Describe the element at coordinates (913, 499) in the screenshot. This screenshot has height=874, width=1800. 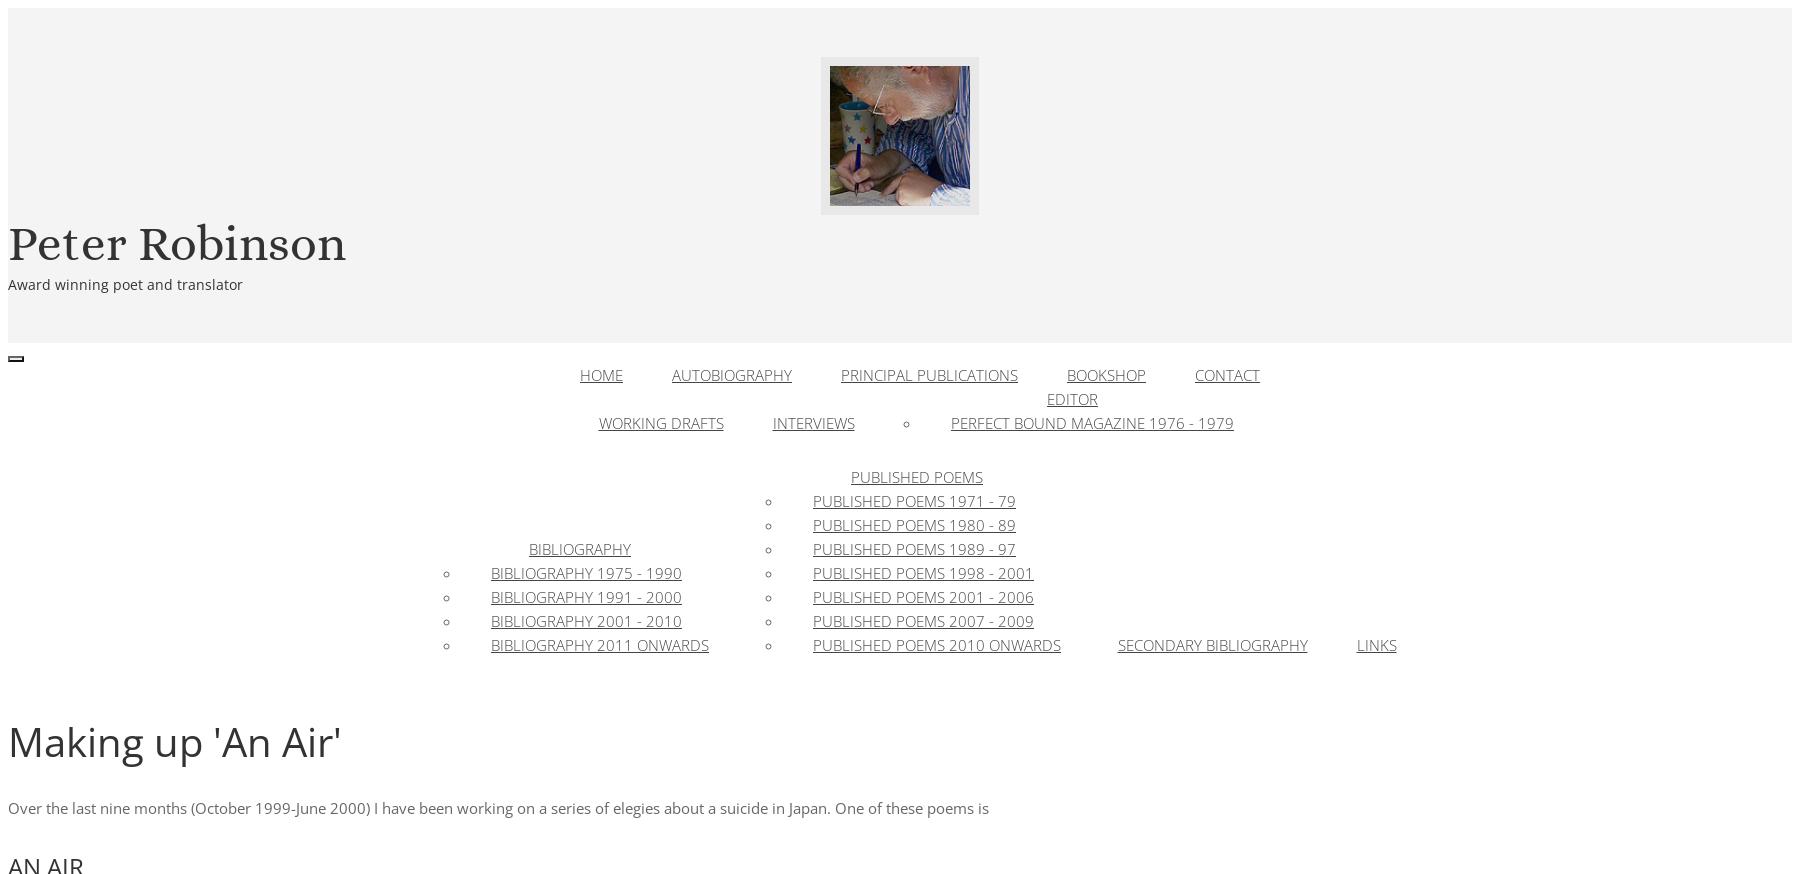
I see `'Published Poems 1971 - 79'` at that location.